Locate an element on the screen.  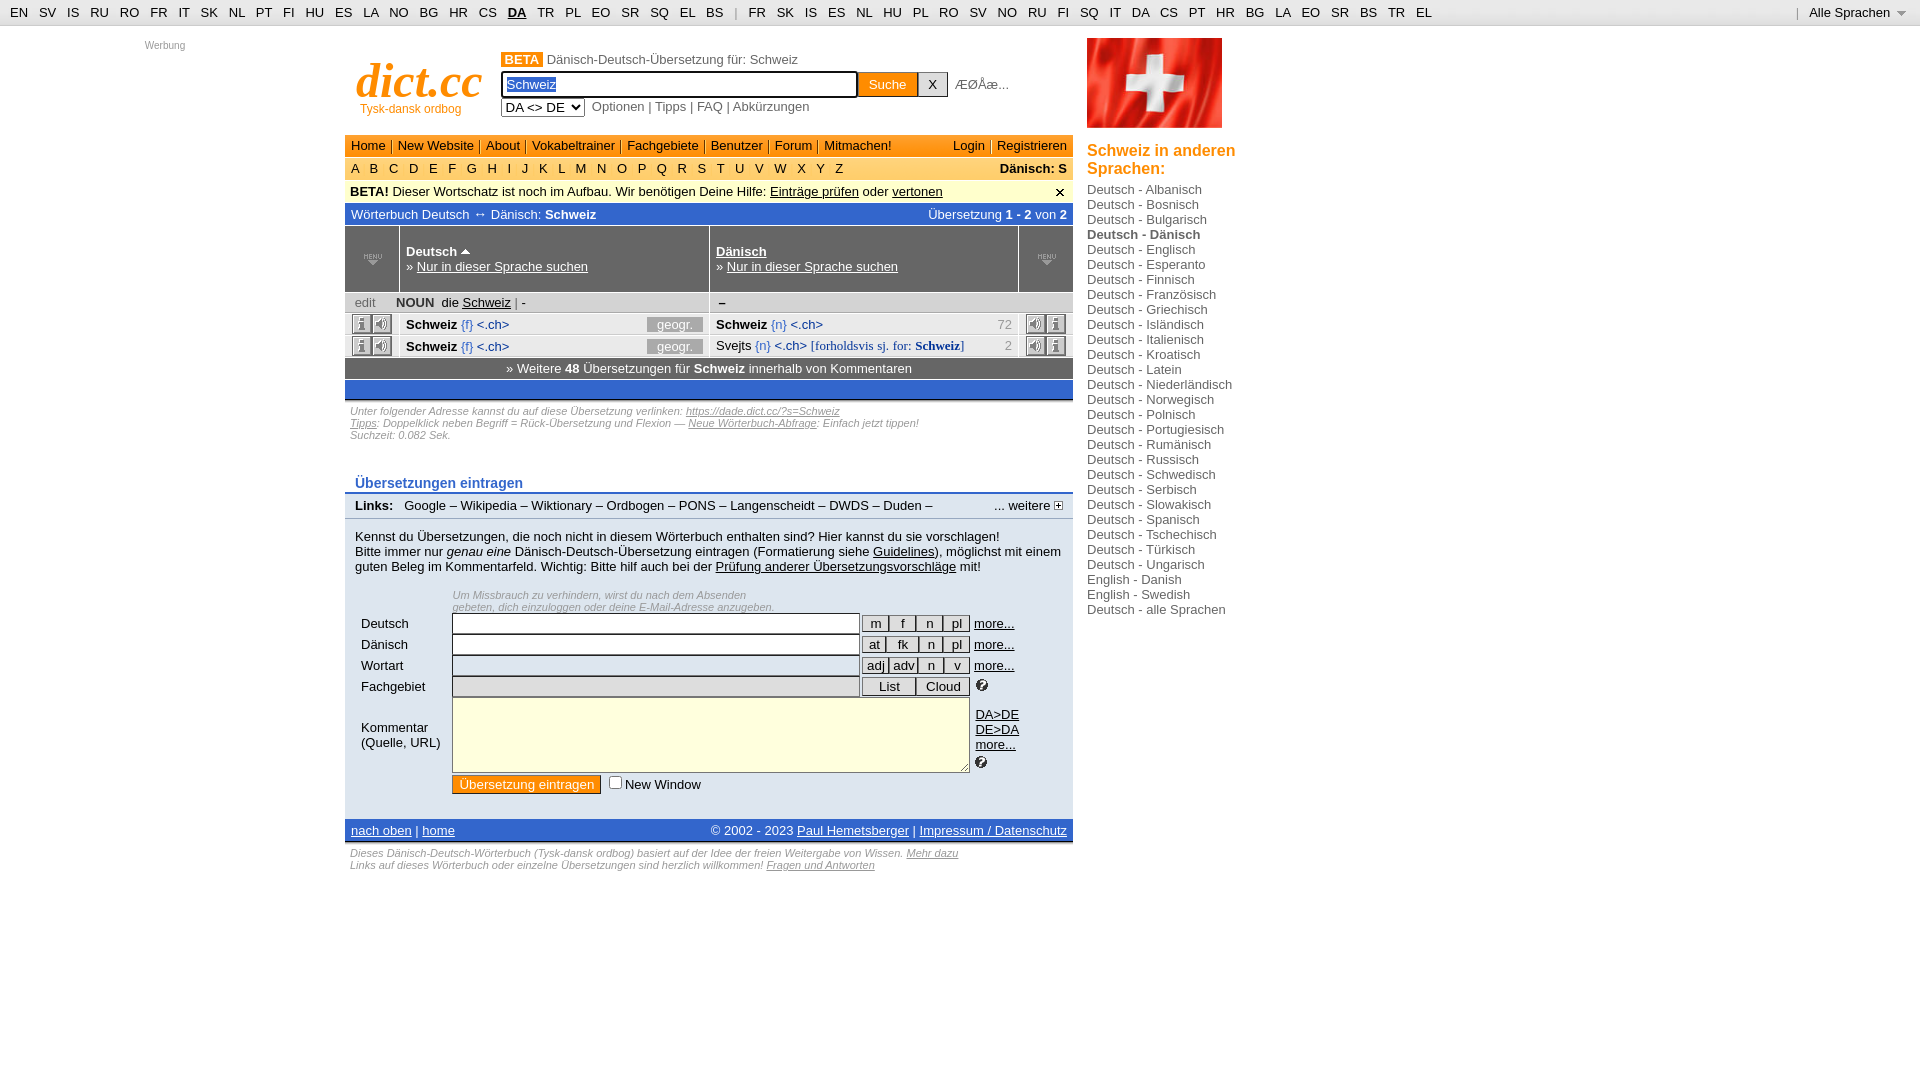
'die - Mehrzahl (Plural)' is located at coordinates (941, 622).